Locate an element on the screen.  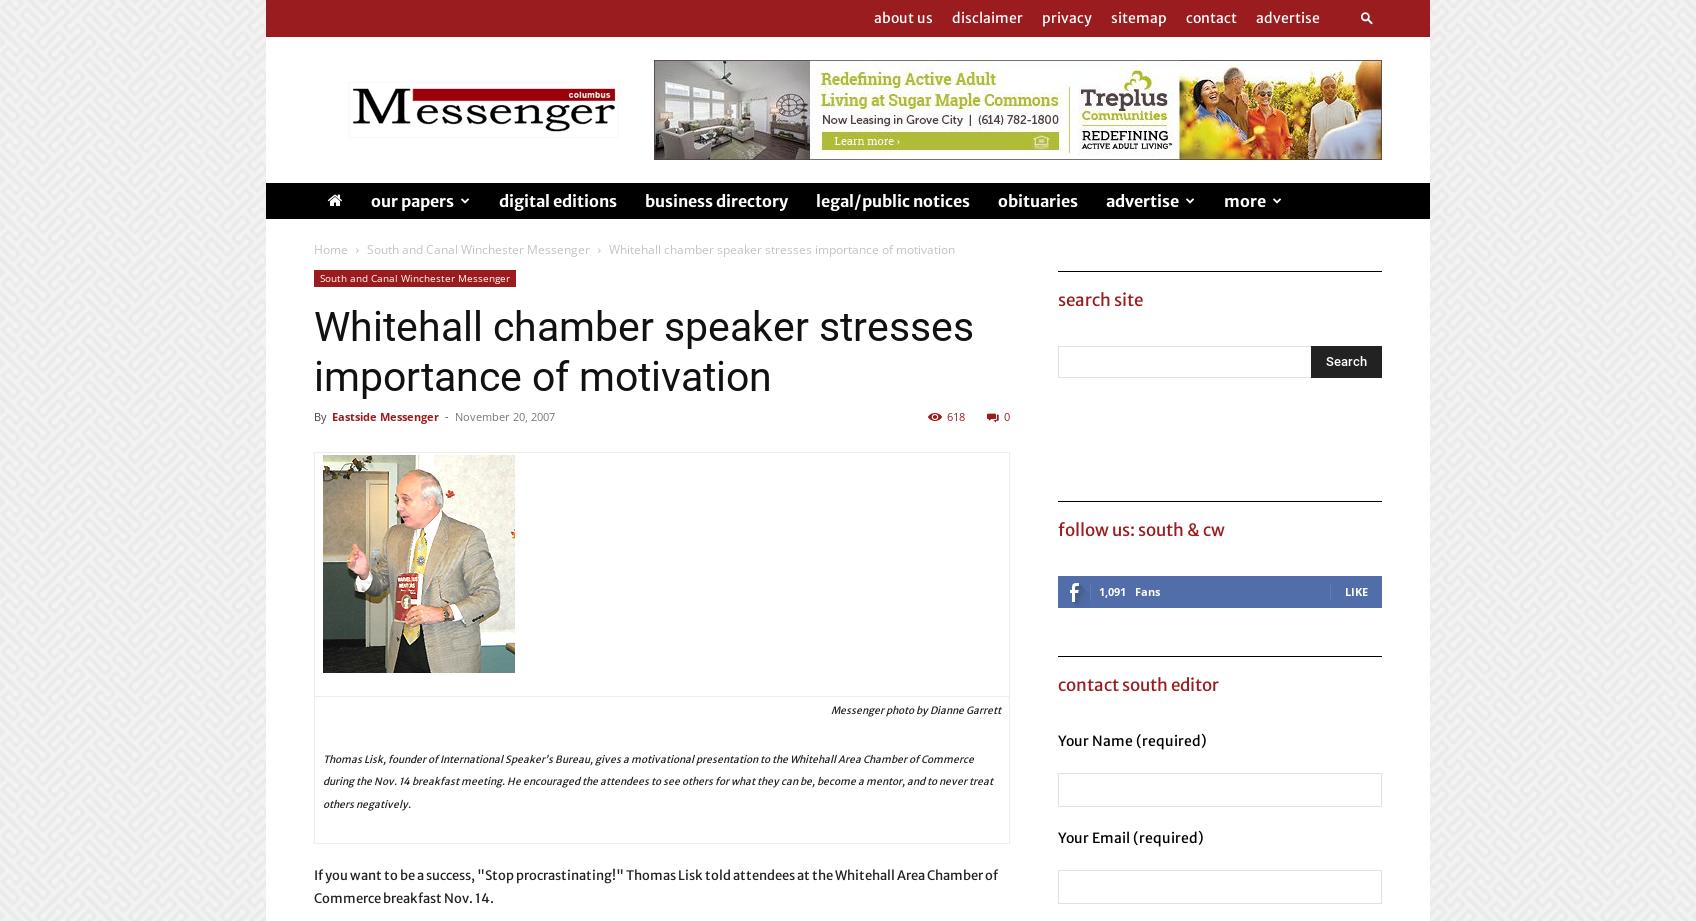
'November 20, 2007' is located at coordinates (504, 416).